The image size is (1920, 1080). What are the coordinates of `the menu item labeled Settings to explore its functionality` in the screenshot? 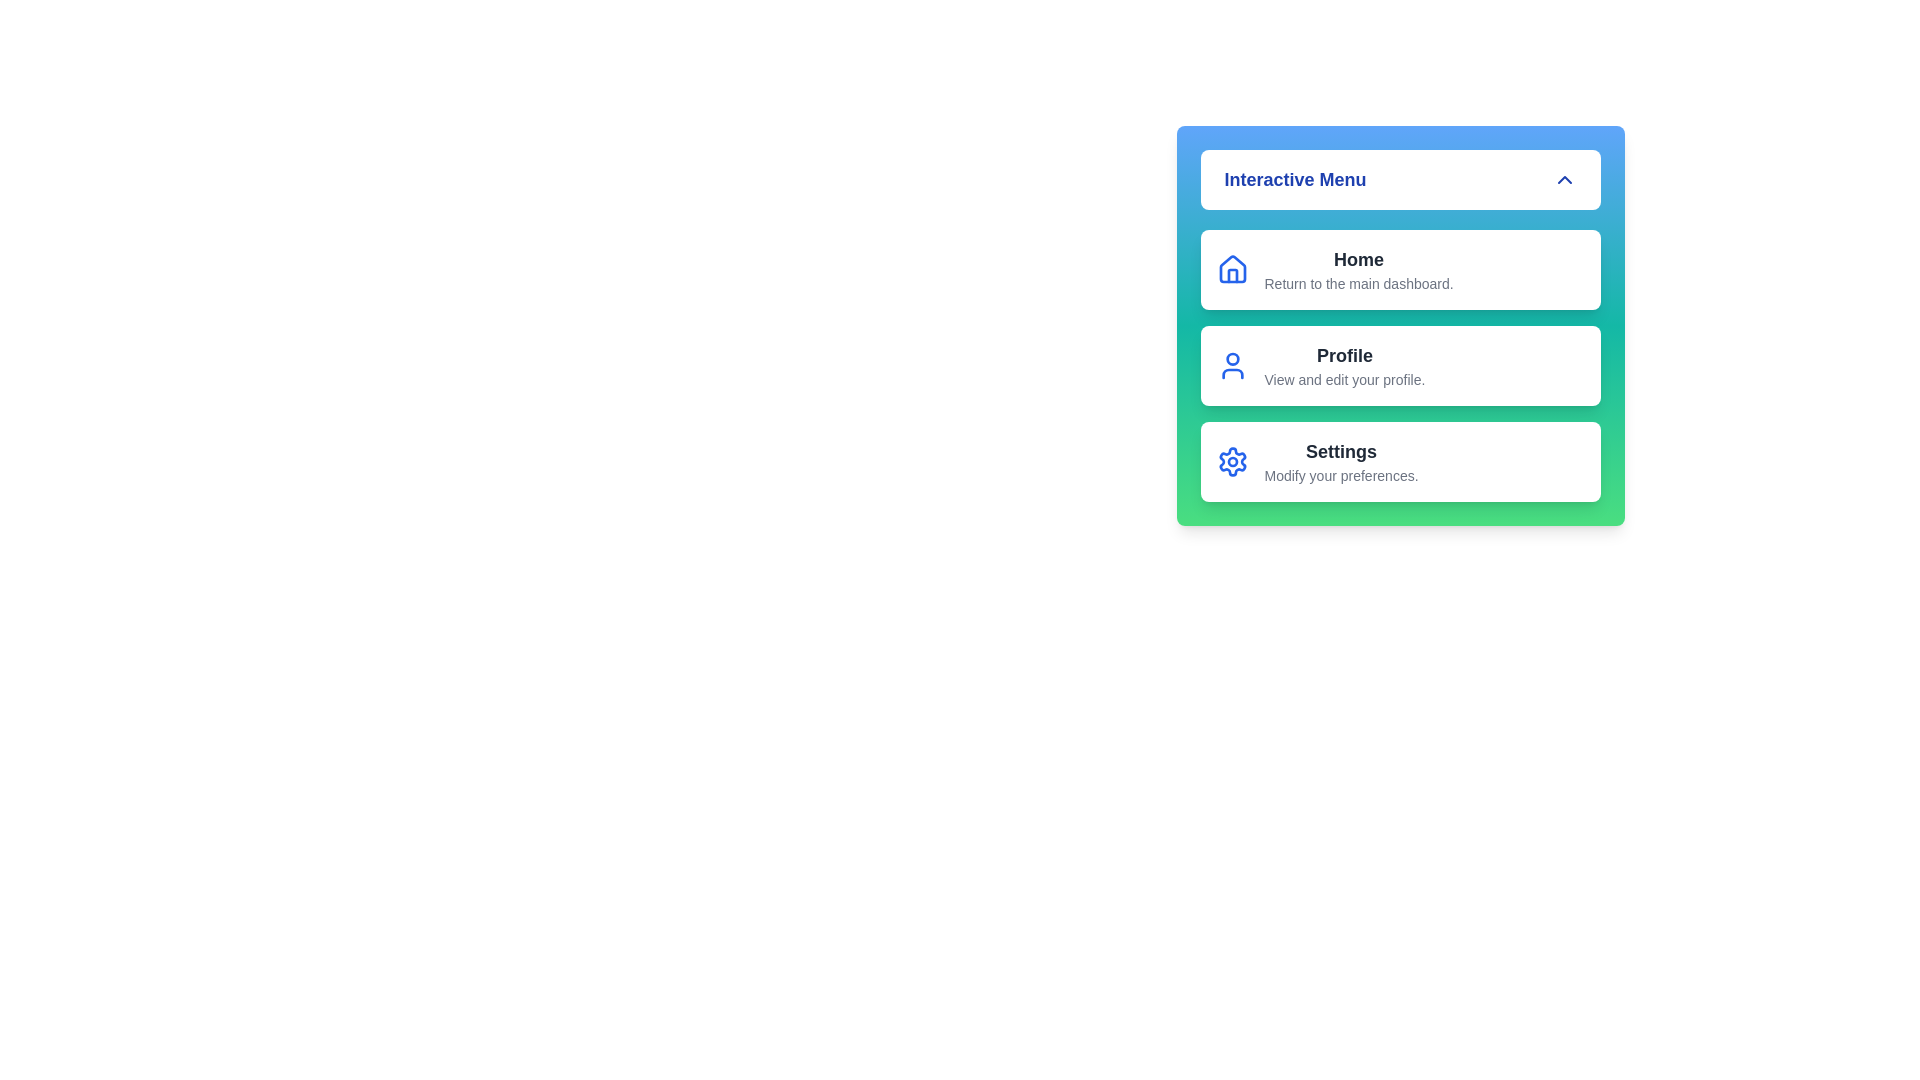 It's located at (1399, 462).